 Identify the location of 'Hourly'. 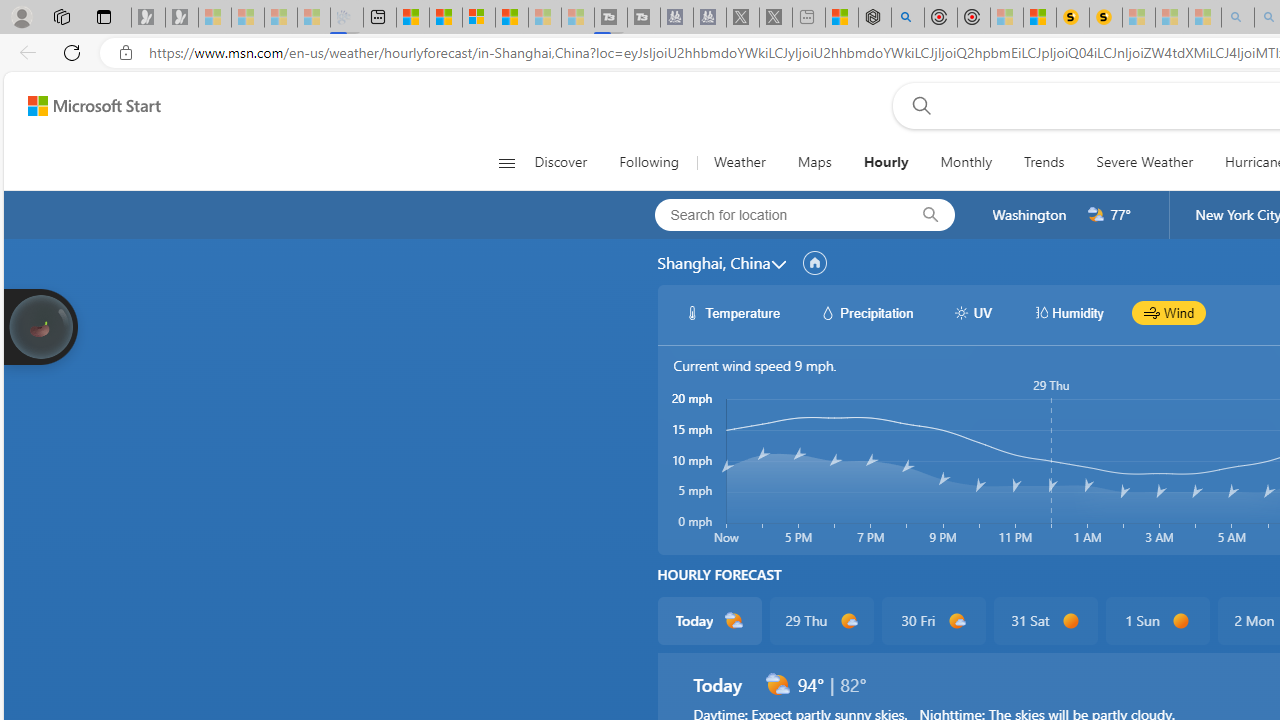
(885, 162).